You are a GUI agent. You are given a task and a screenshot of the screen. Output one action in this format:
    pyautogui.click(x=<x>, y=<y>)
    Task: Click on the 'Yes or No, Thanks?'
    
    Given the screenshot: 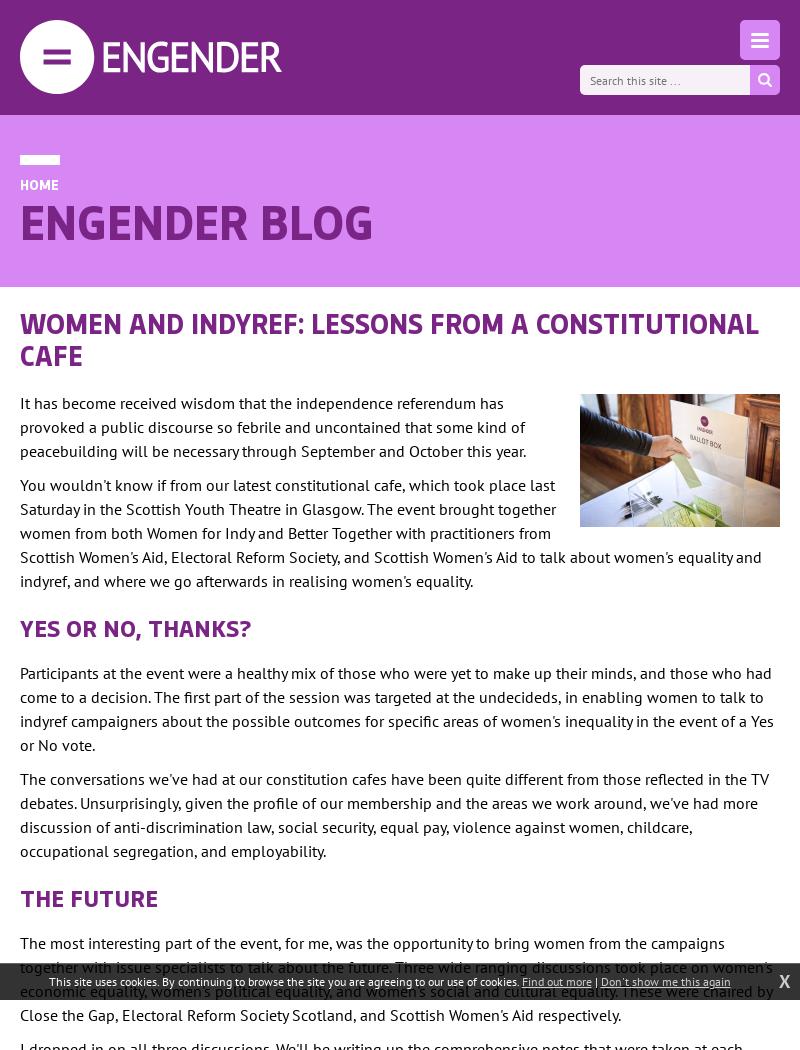 What is the action you would take?
    pyautogui.click(x=136, y=626)
    